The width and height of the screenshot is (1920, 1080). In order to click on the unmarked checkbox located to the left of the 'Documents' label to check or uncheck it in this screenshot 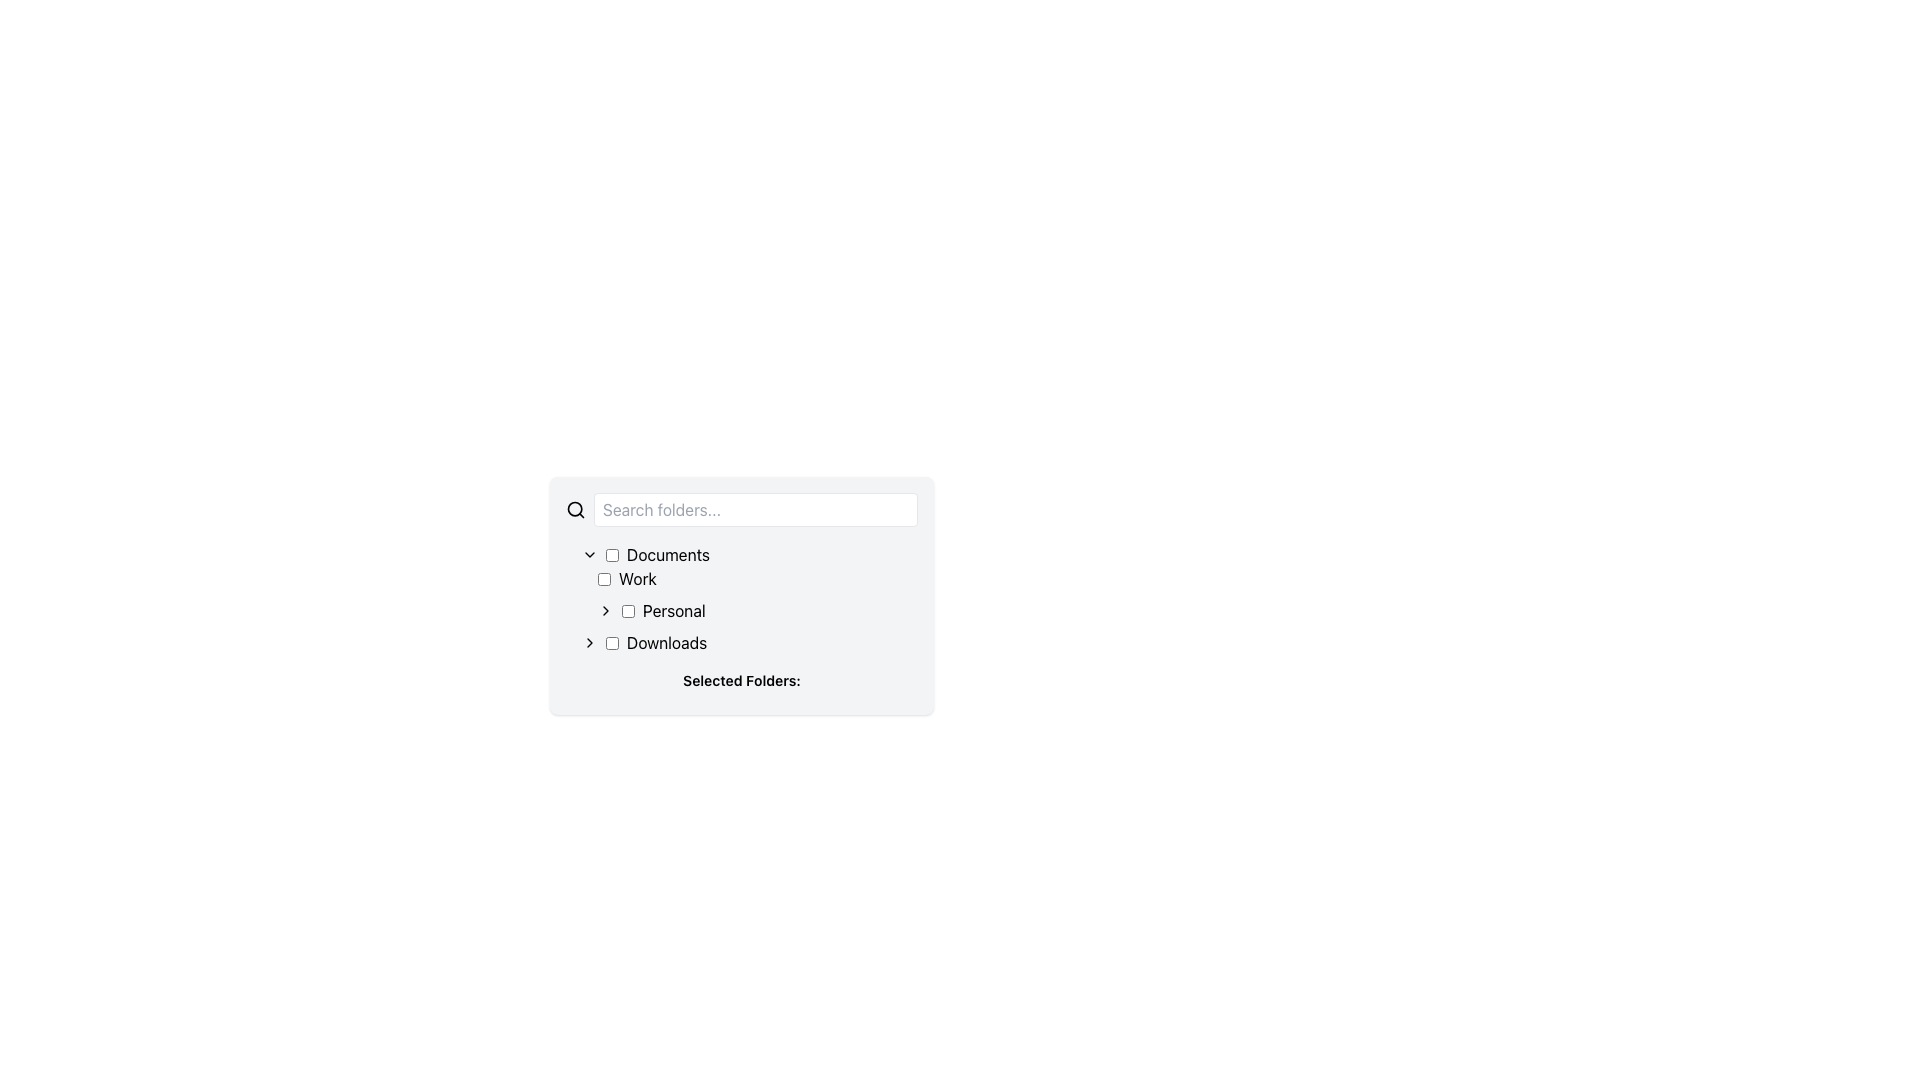, I will do `click(611, 555)`.